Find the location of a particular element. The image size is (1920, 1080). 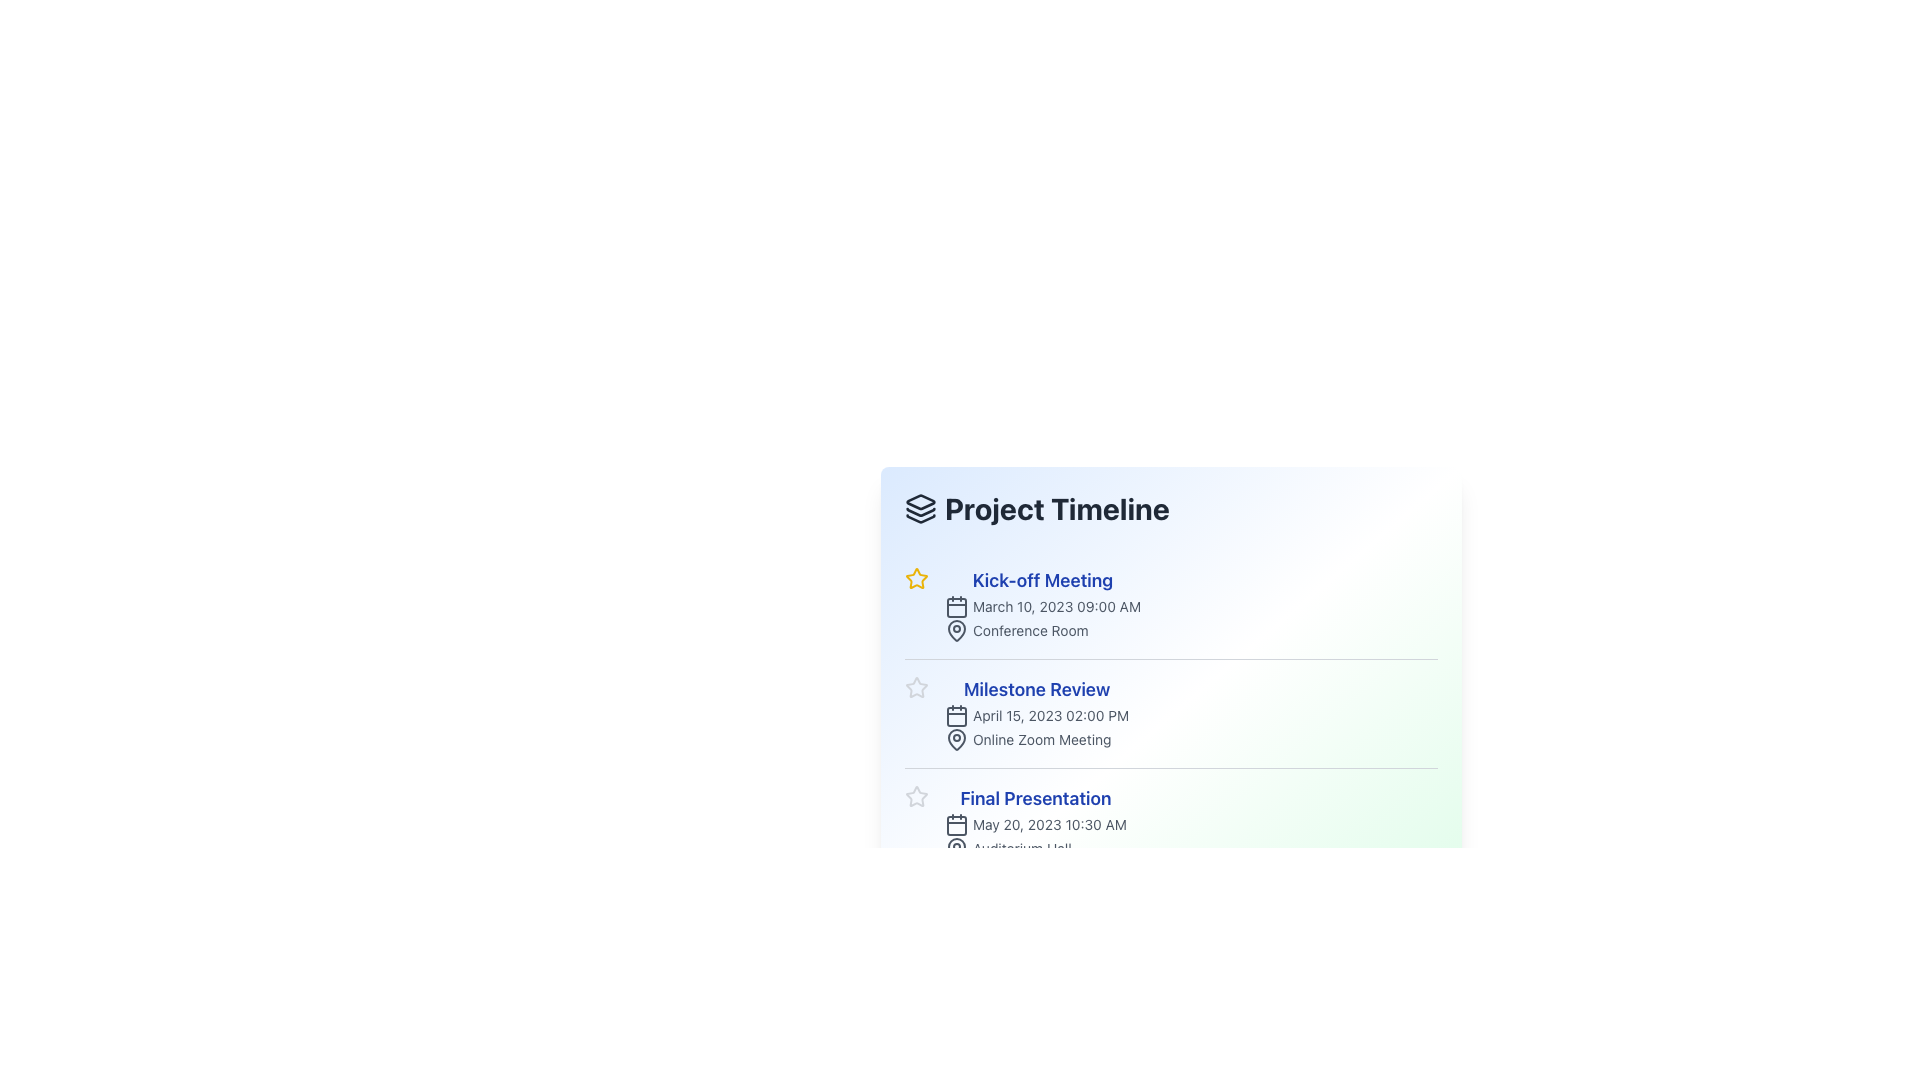

the Text Label with Icon that indicates the location of the 'Kick-off Meeting', located below the text 'March 10, 2023 09:00 AM' is located at coordinates (1041, 631).